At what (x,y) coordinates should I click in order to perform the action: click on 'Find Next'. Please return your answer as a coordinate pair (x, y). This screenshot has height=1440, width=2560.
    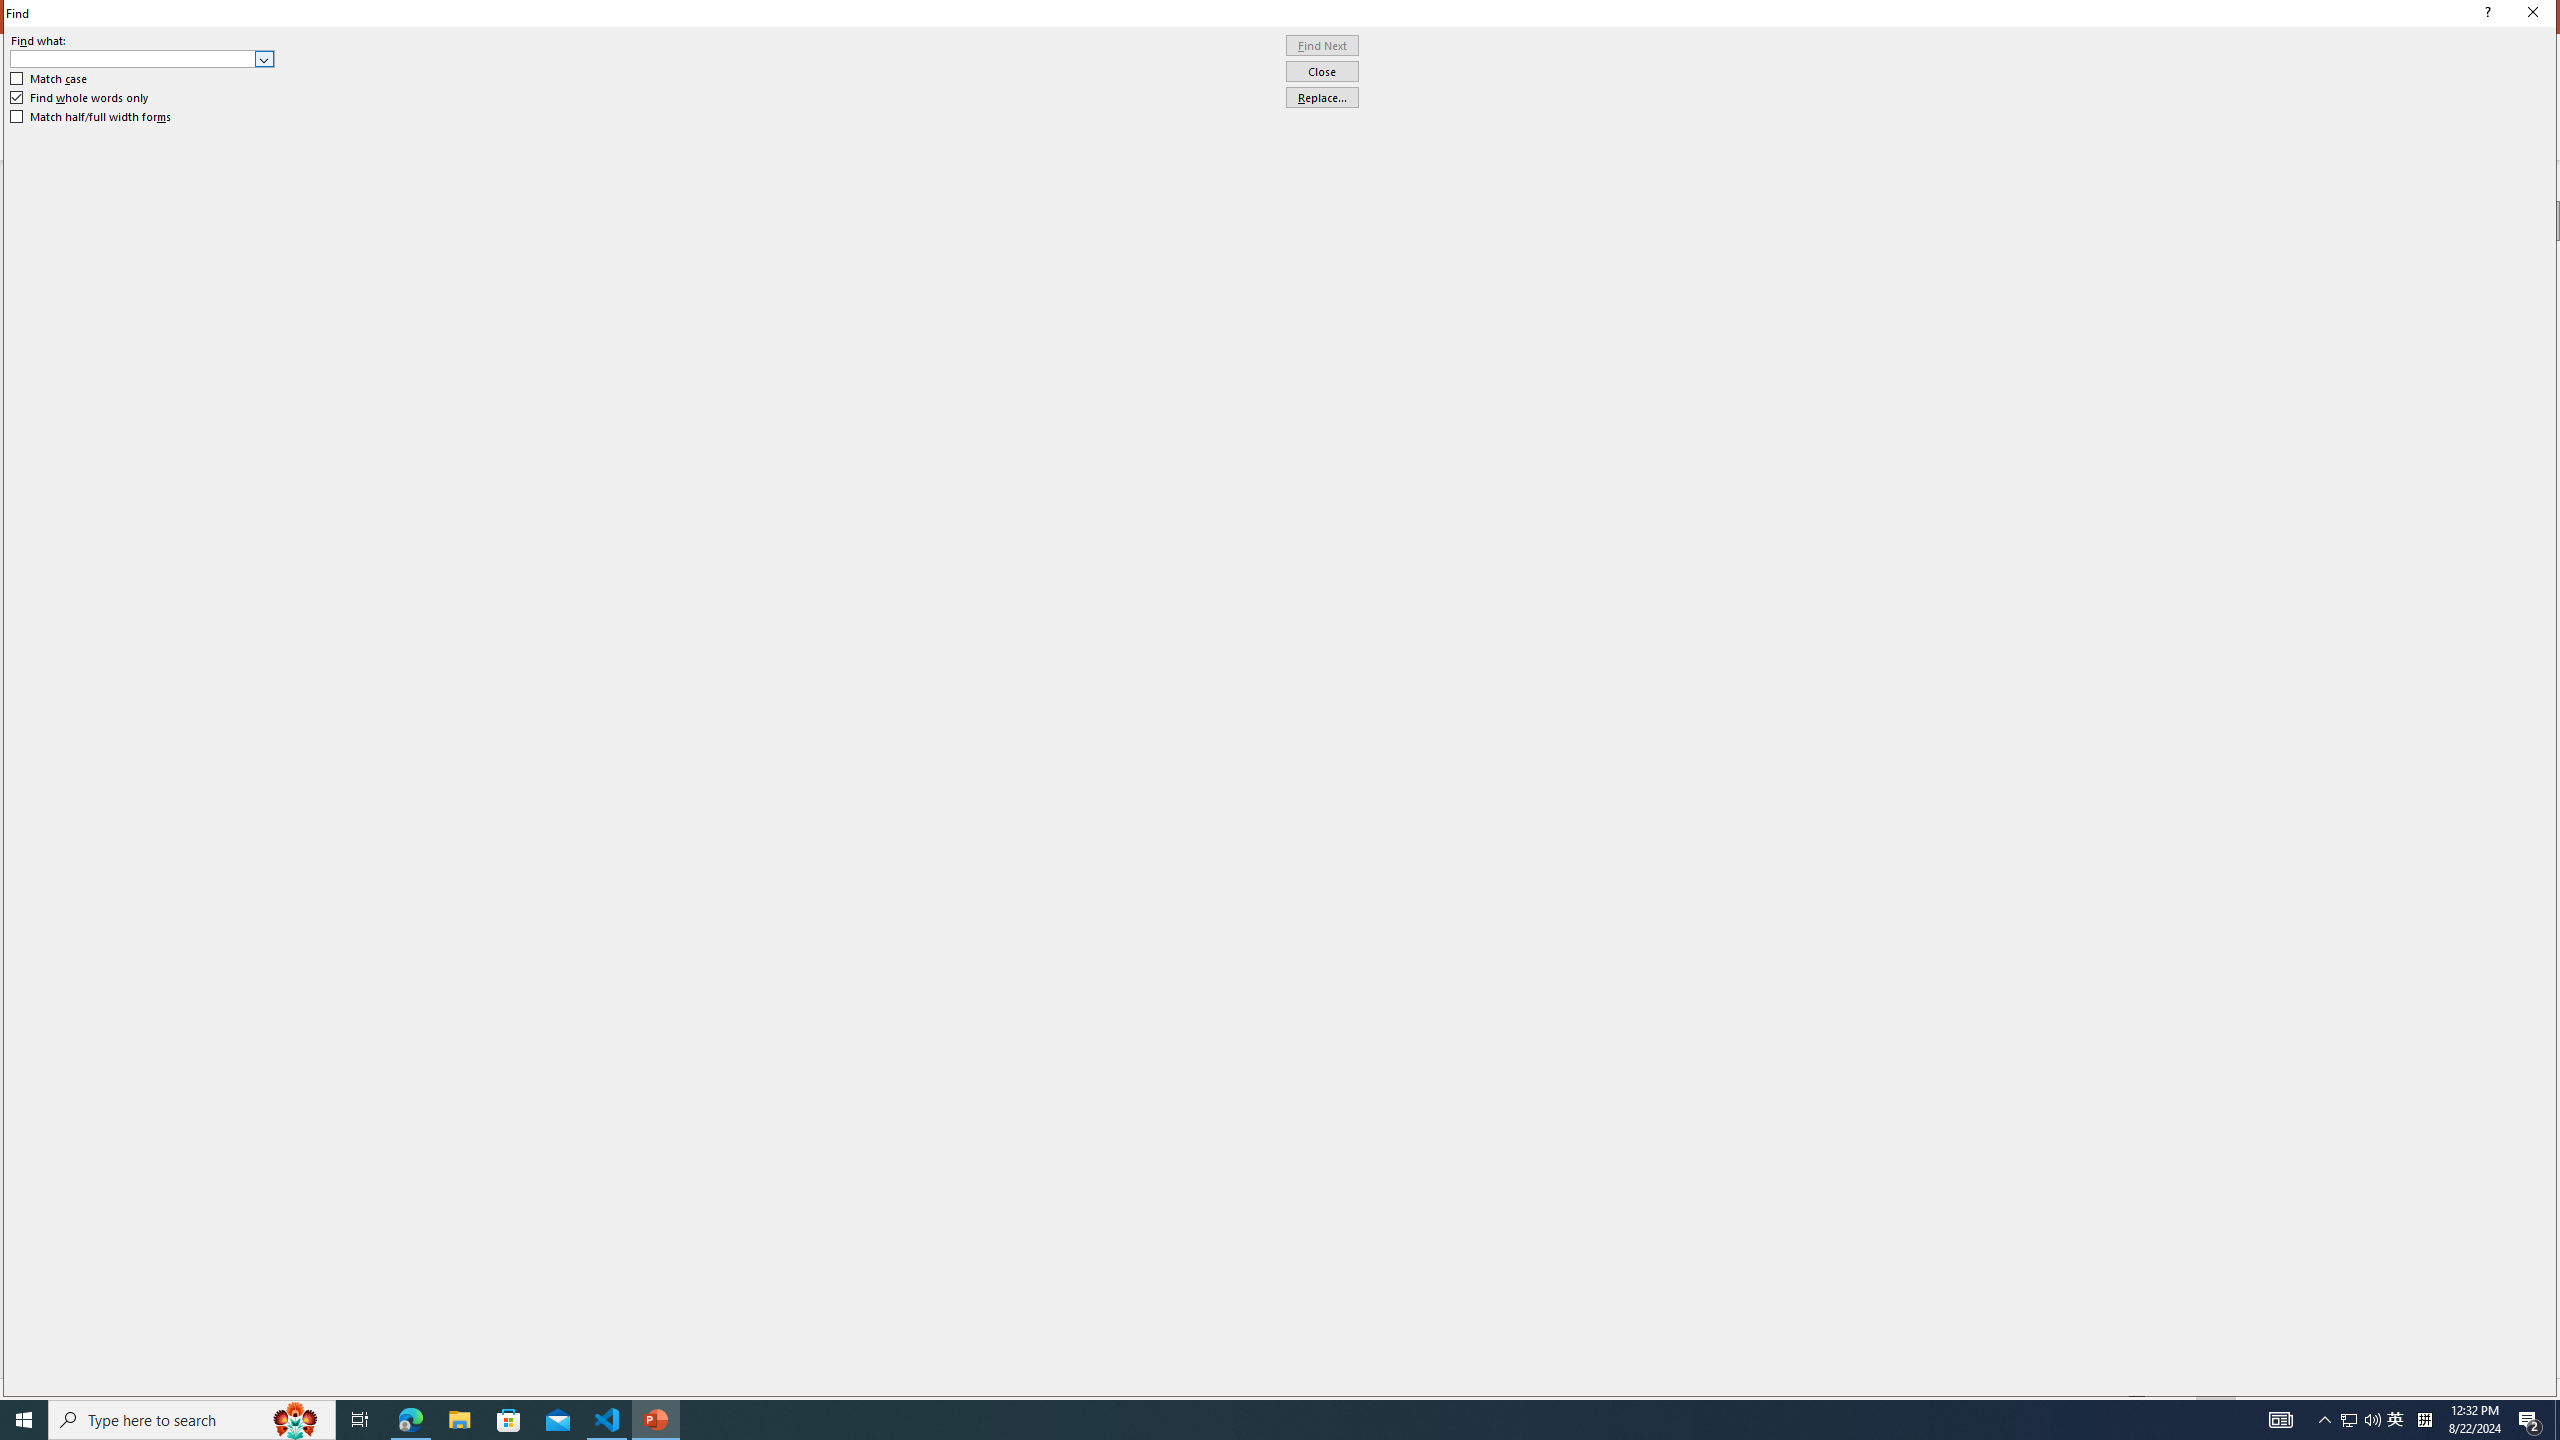
    Looking at the image, I should click on (1321, 45).